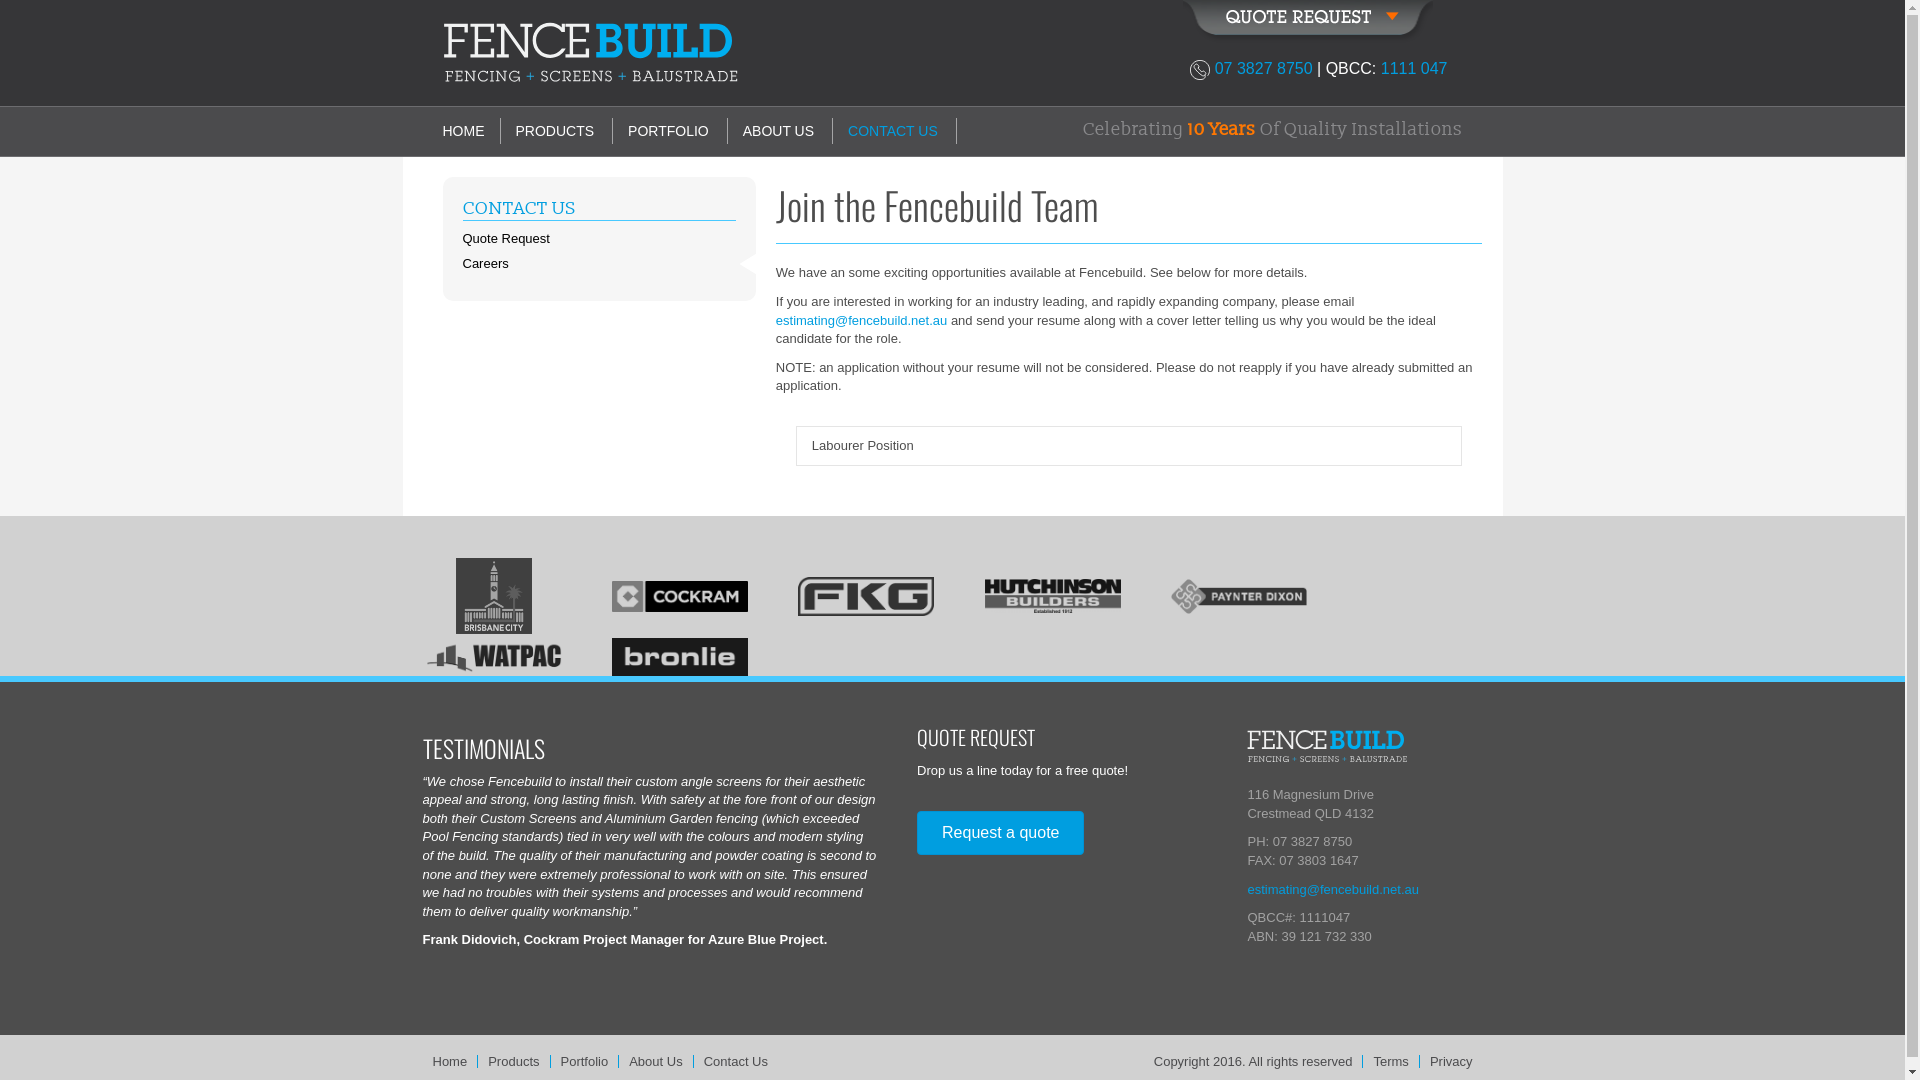  What do you see at coordinates (1143, 1060) in the screenshot?
I see `'Copyright 2016. All rights reserved'` at bounding box center [1143, 1060].